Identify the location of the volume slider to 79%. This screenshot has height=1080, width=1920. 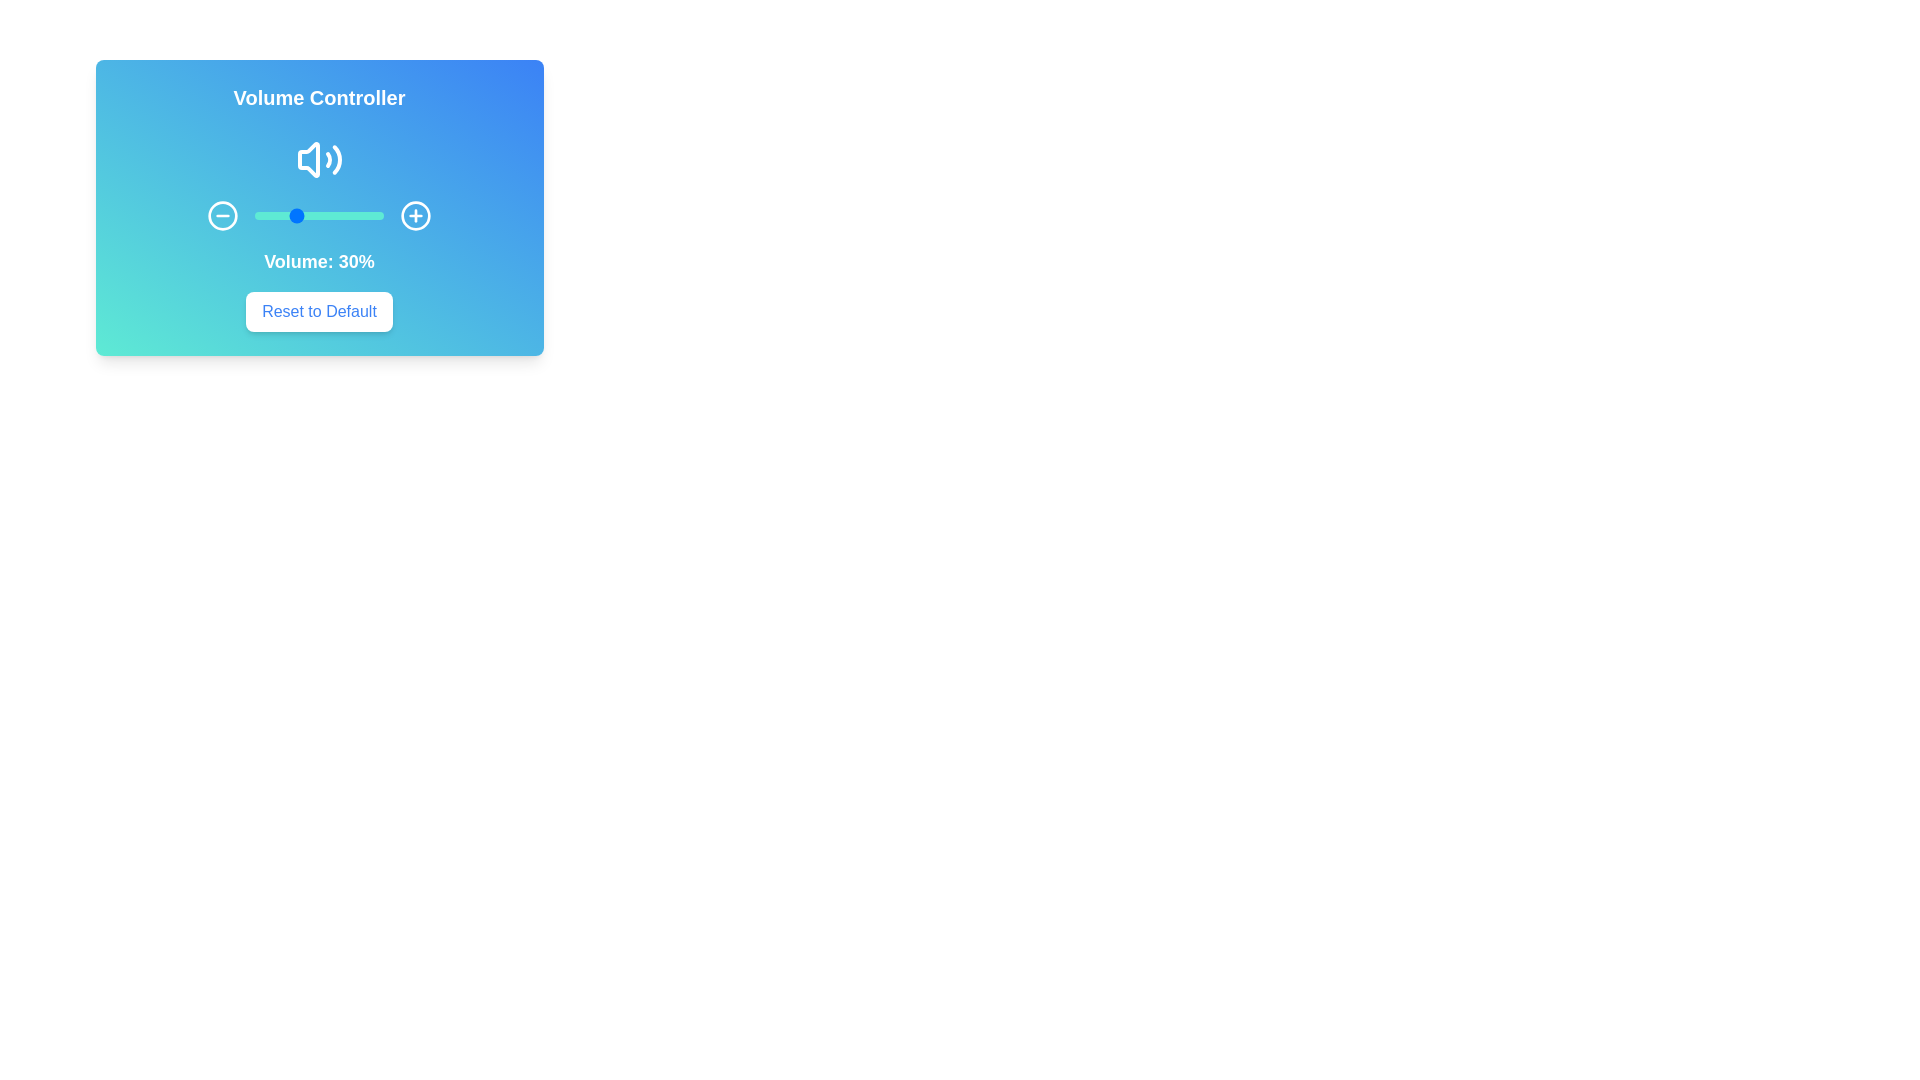
(356, 216).